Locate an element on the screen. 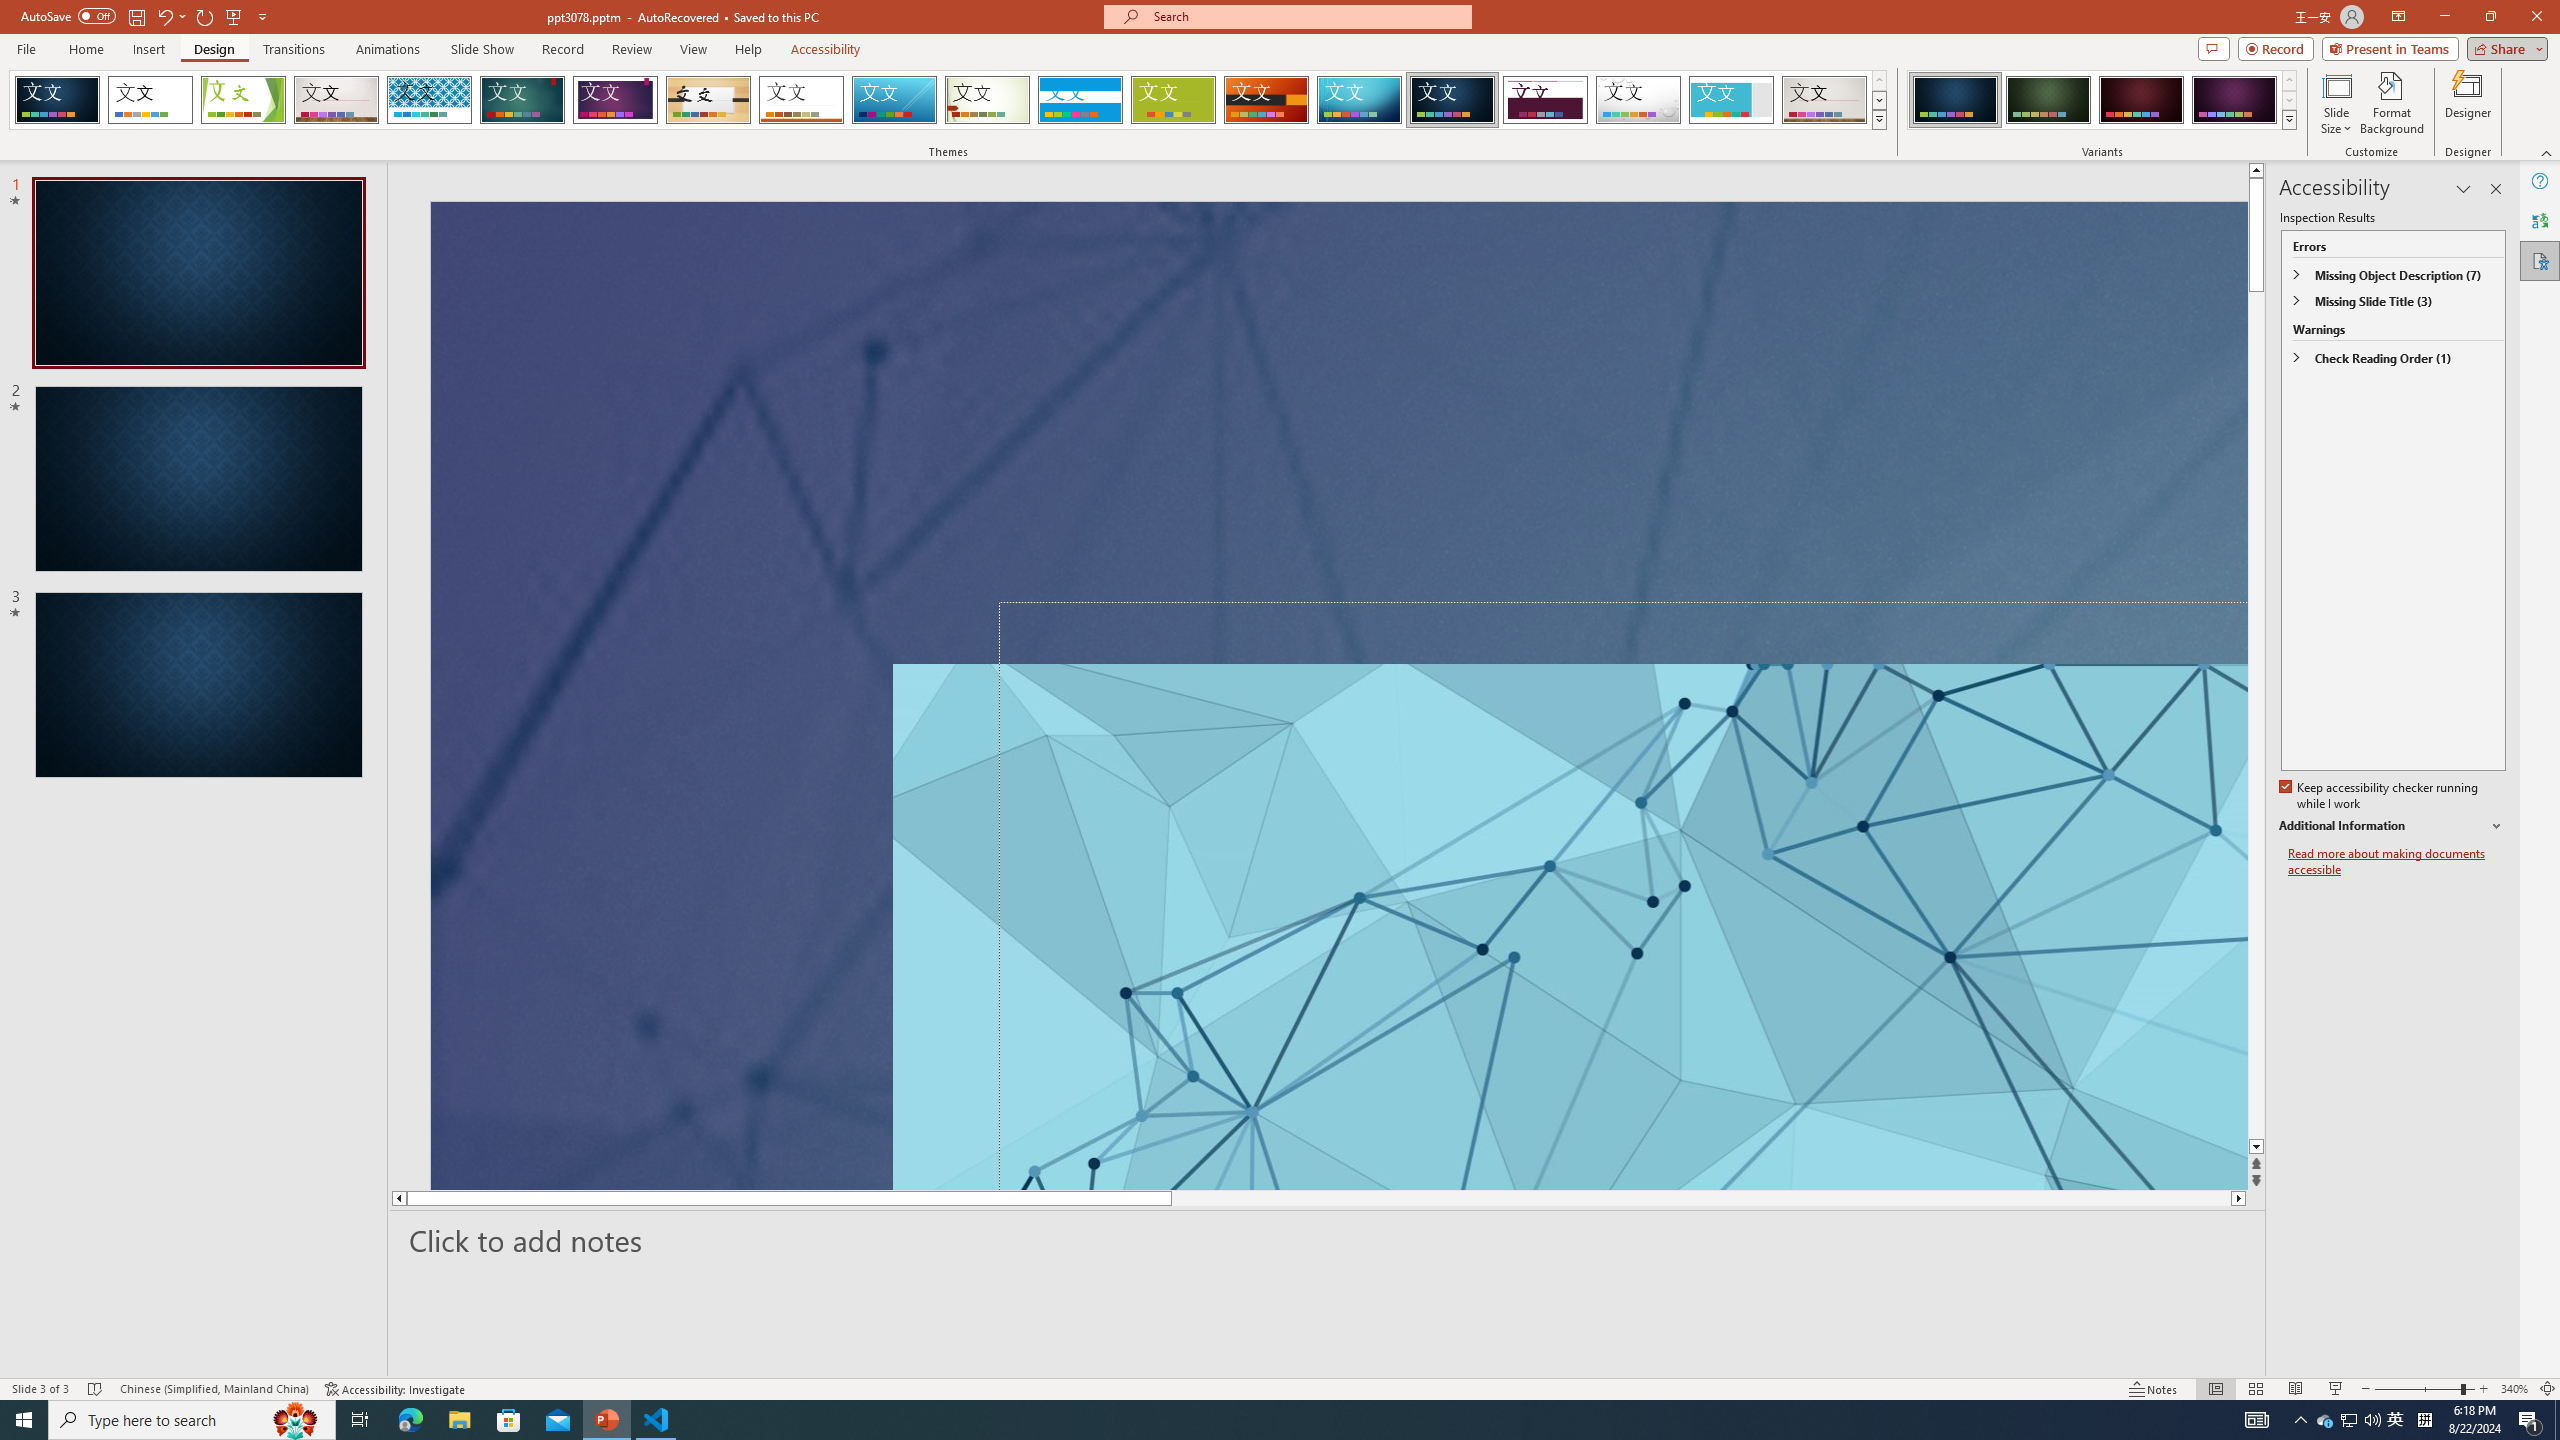 This screenshot has width=2560, height=1440. 'Banded' is located at coordinates (1080, 99).